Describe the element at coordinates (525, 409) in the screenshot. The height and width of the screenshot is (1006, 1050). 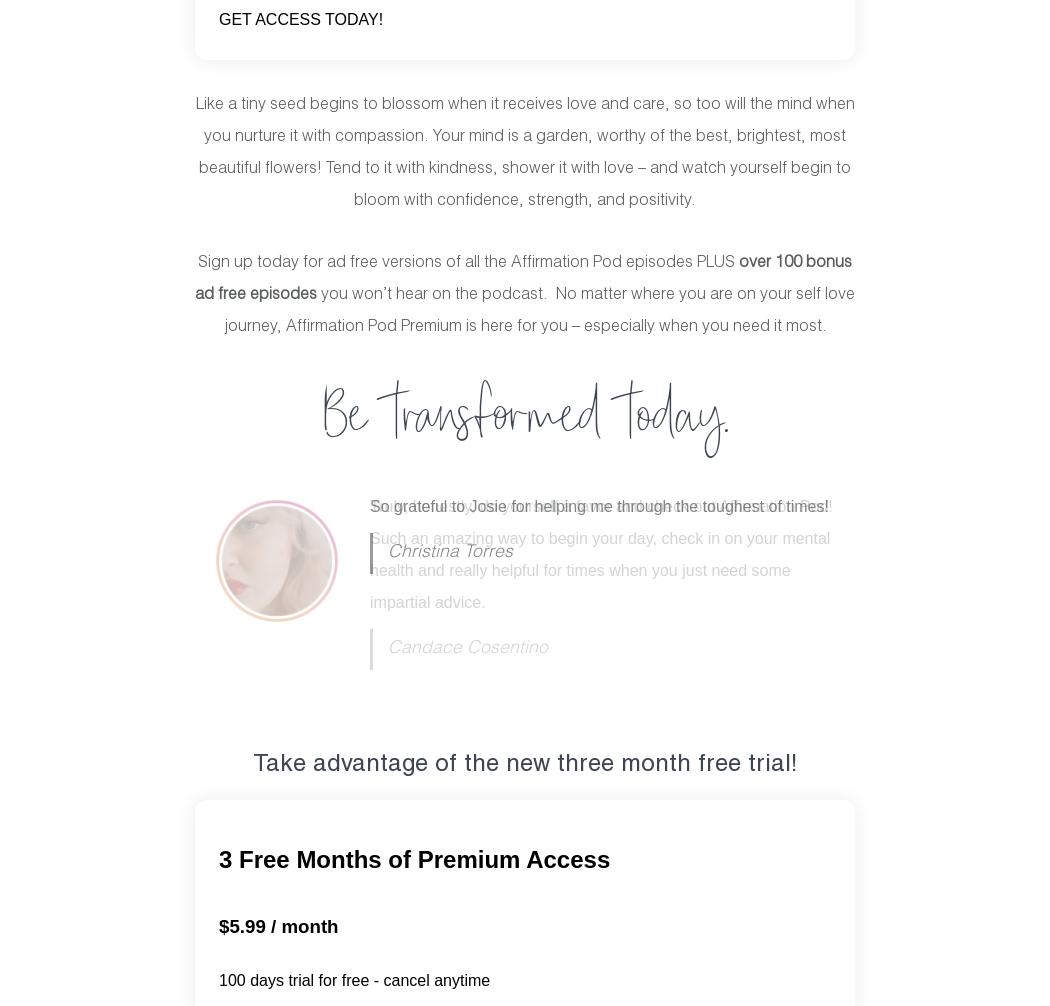
I see `'Be transformed today.'` at that location.